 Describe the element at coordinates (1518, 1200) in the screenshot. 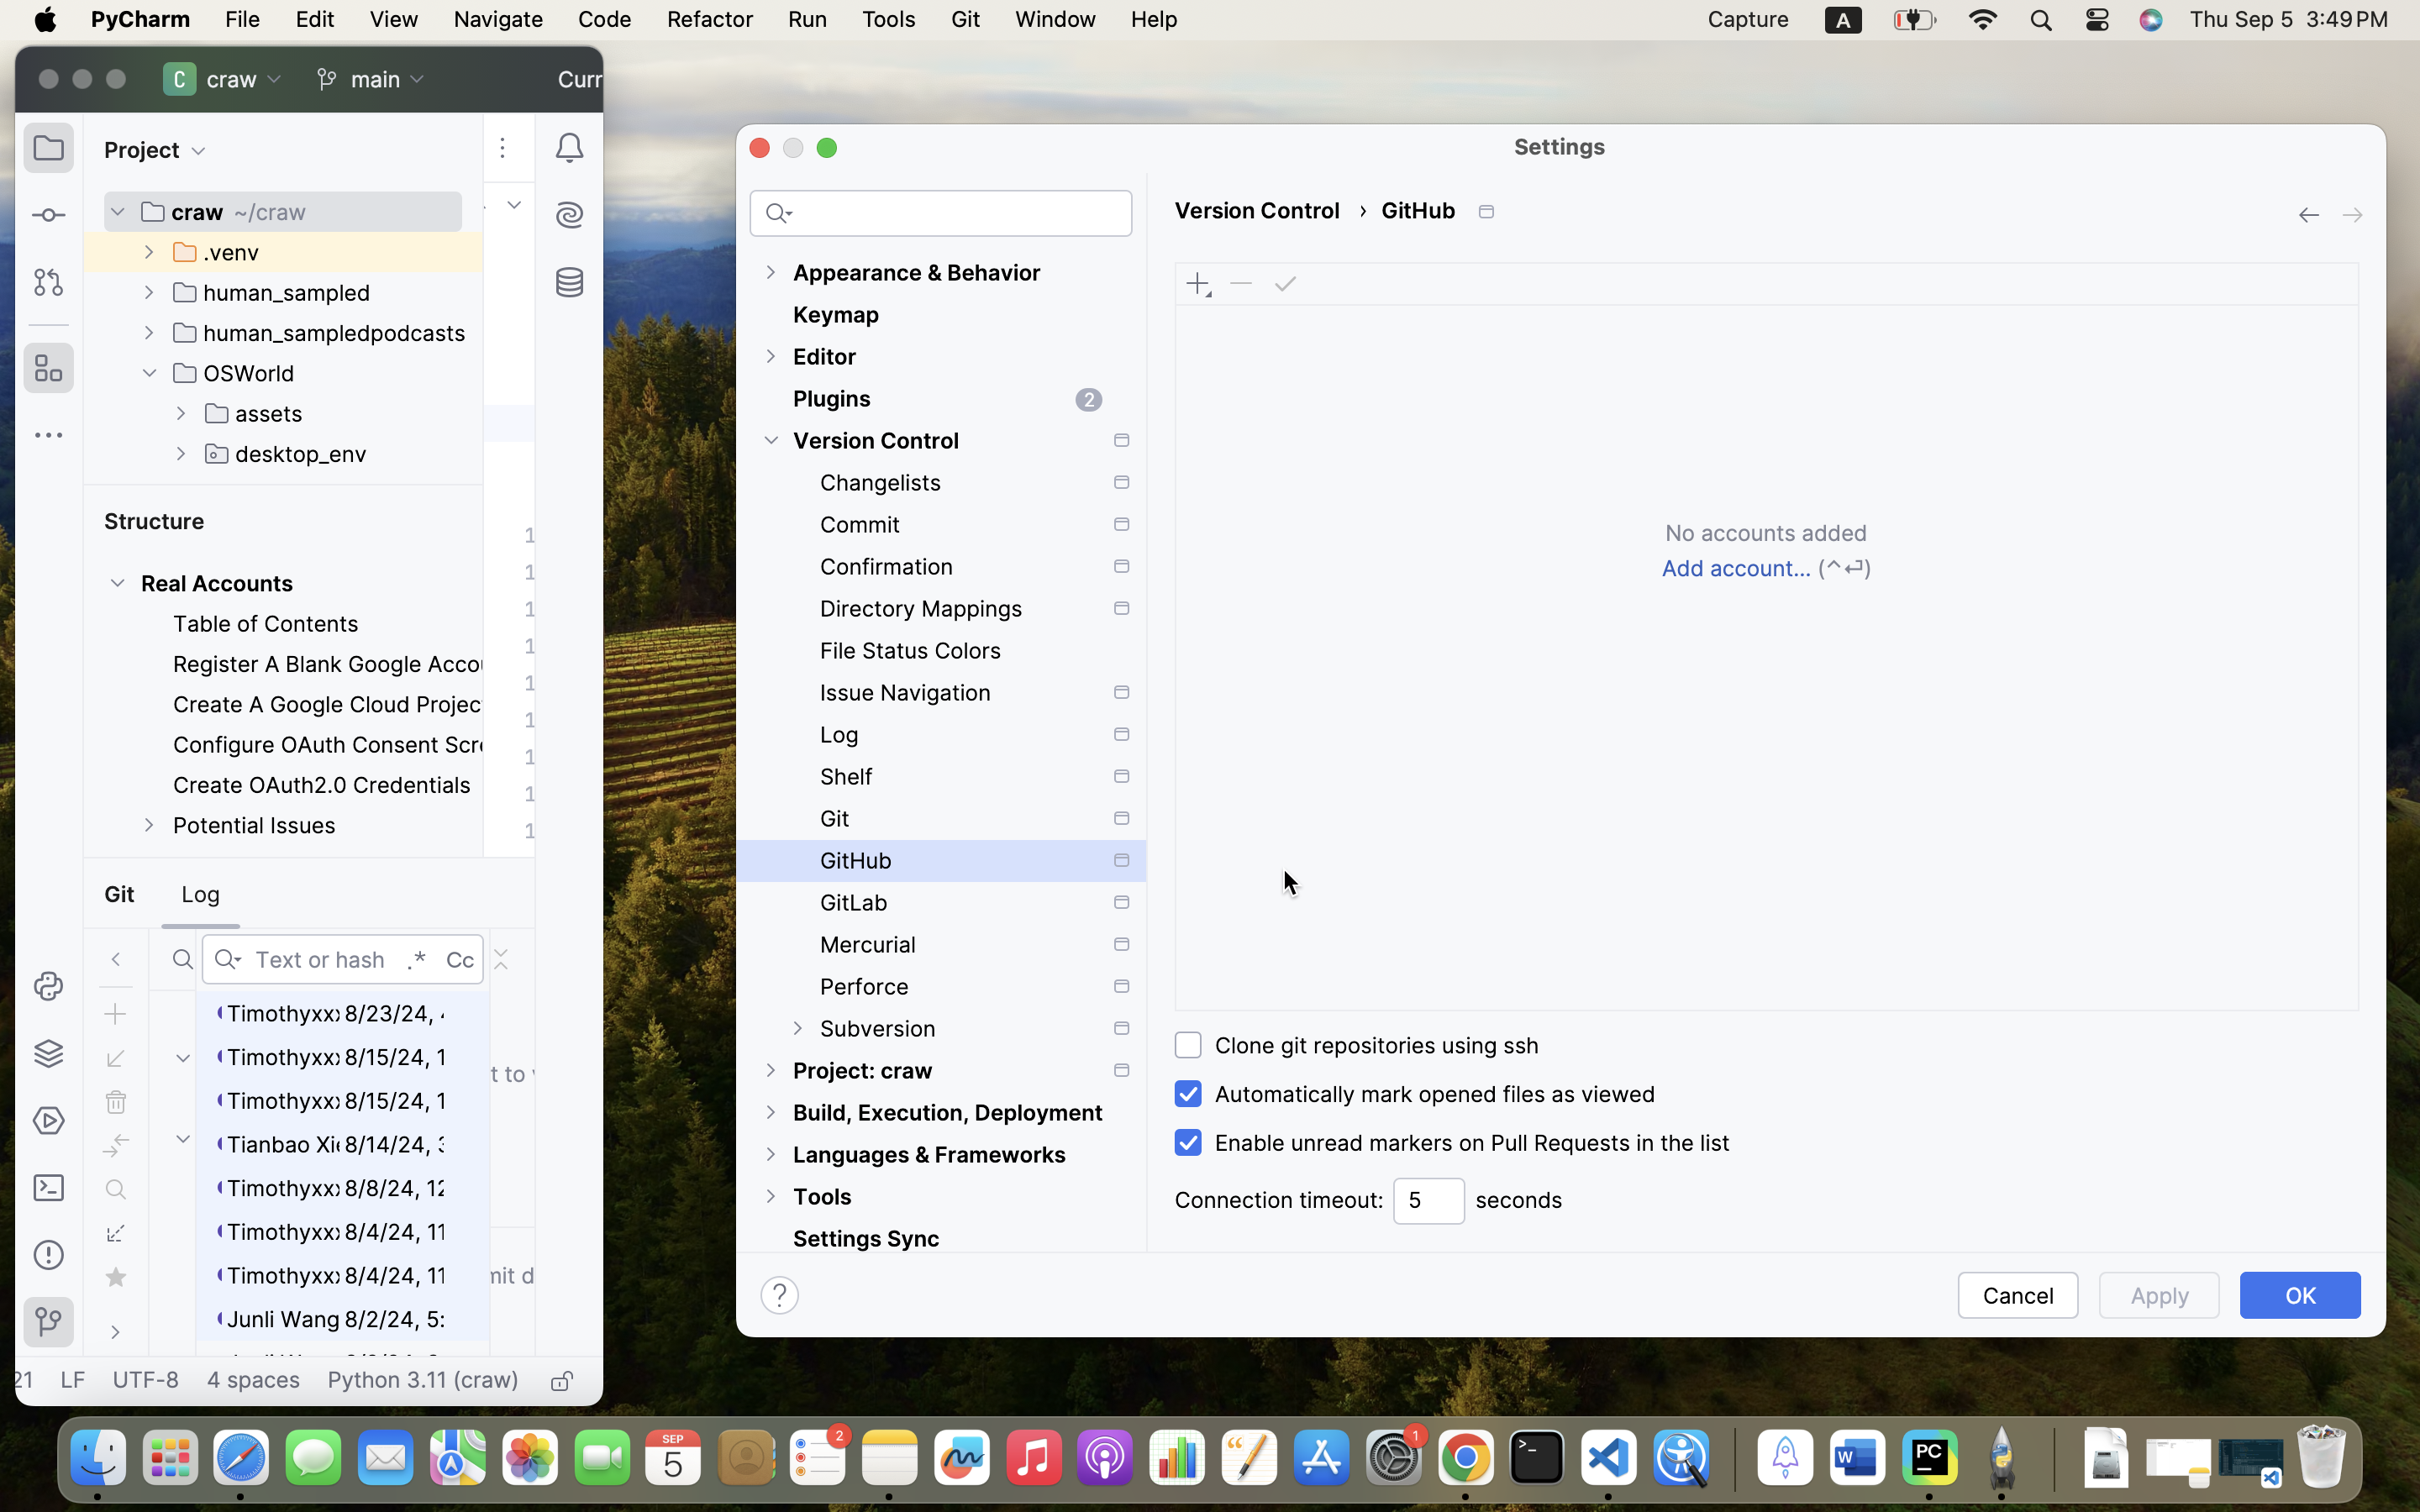

I see `'seconds'` at that location.